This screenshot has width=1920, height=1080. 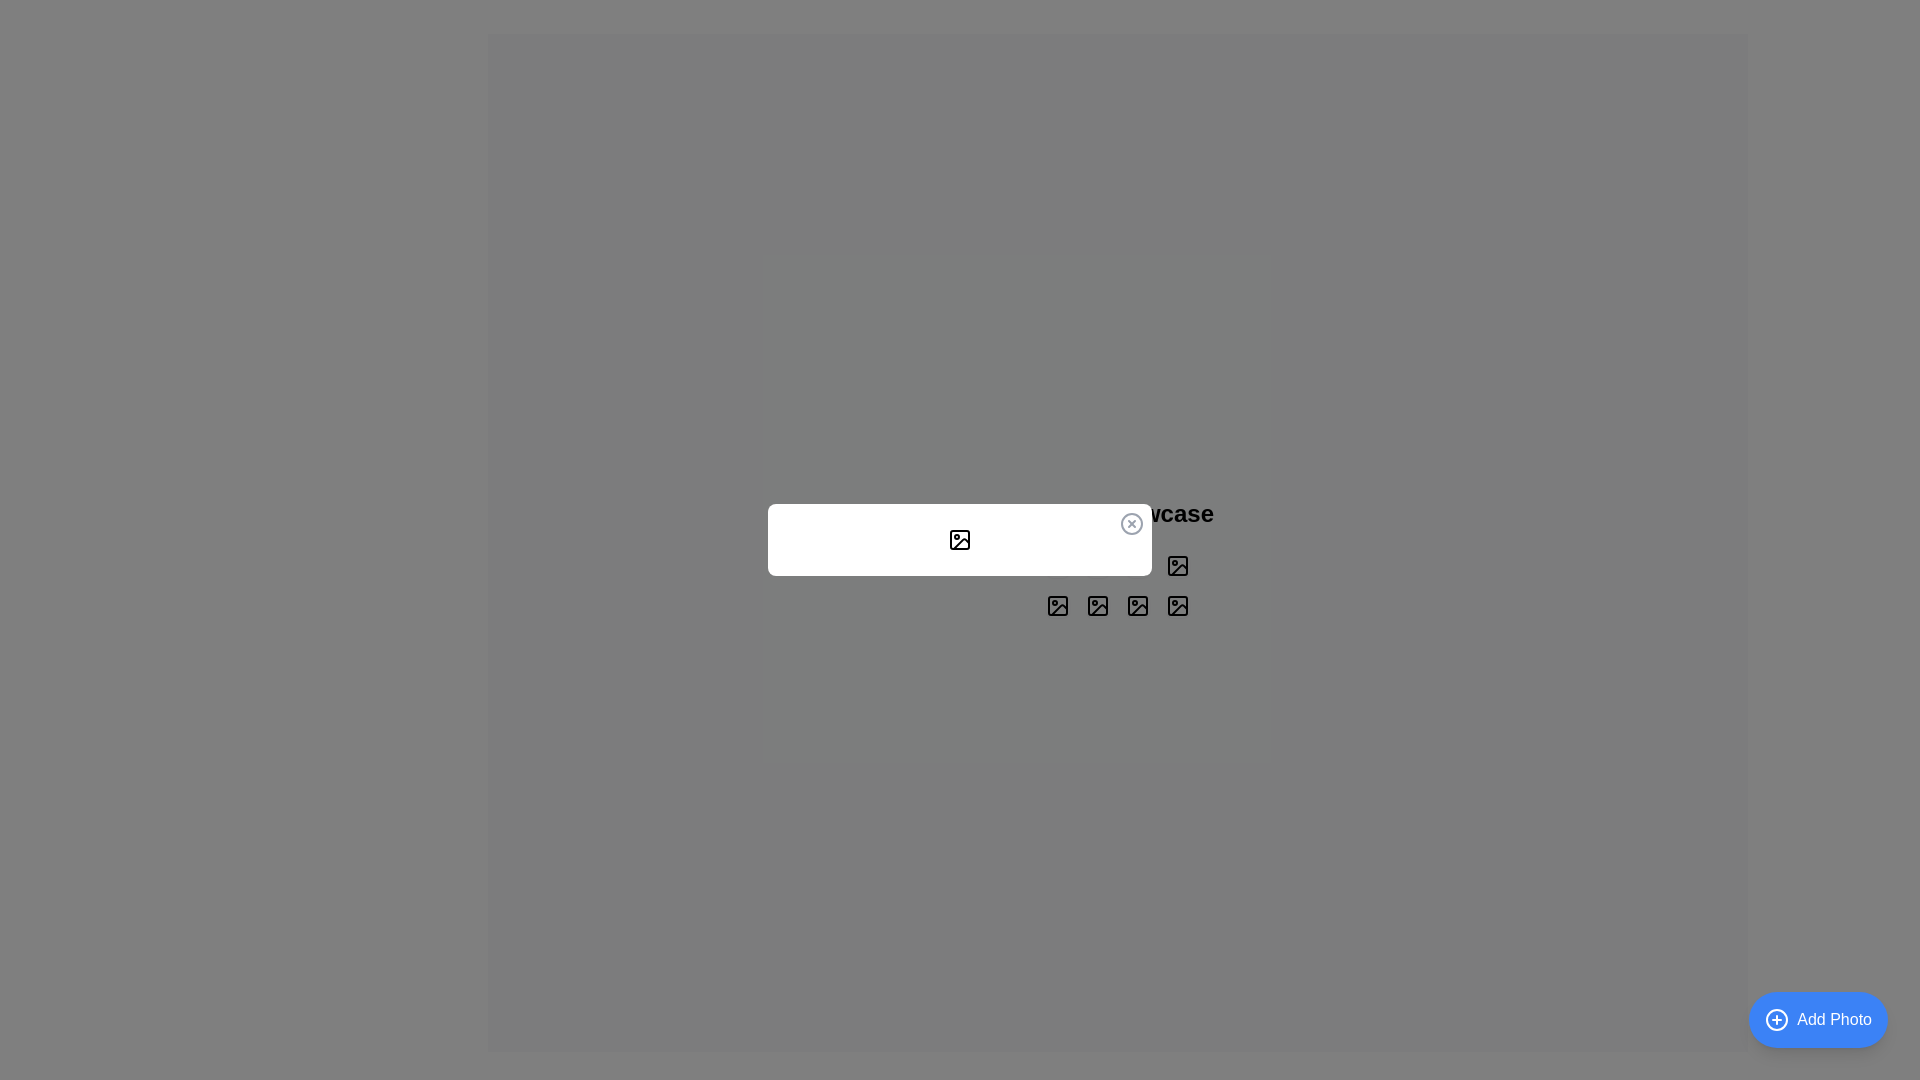 What do you see at coordinates (1137, 604) in the screenshot?
I see `the zoom in button, which is the second icon from the right` at bounding box center [1137, 604].